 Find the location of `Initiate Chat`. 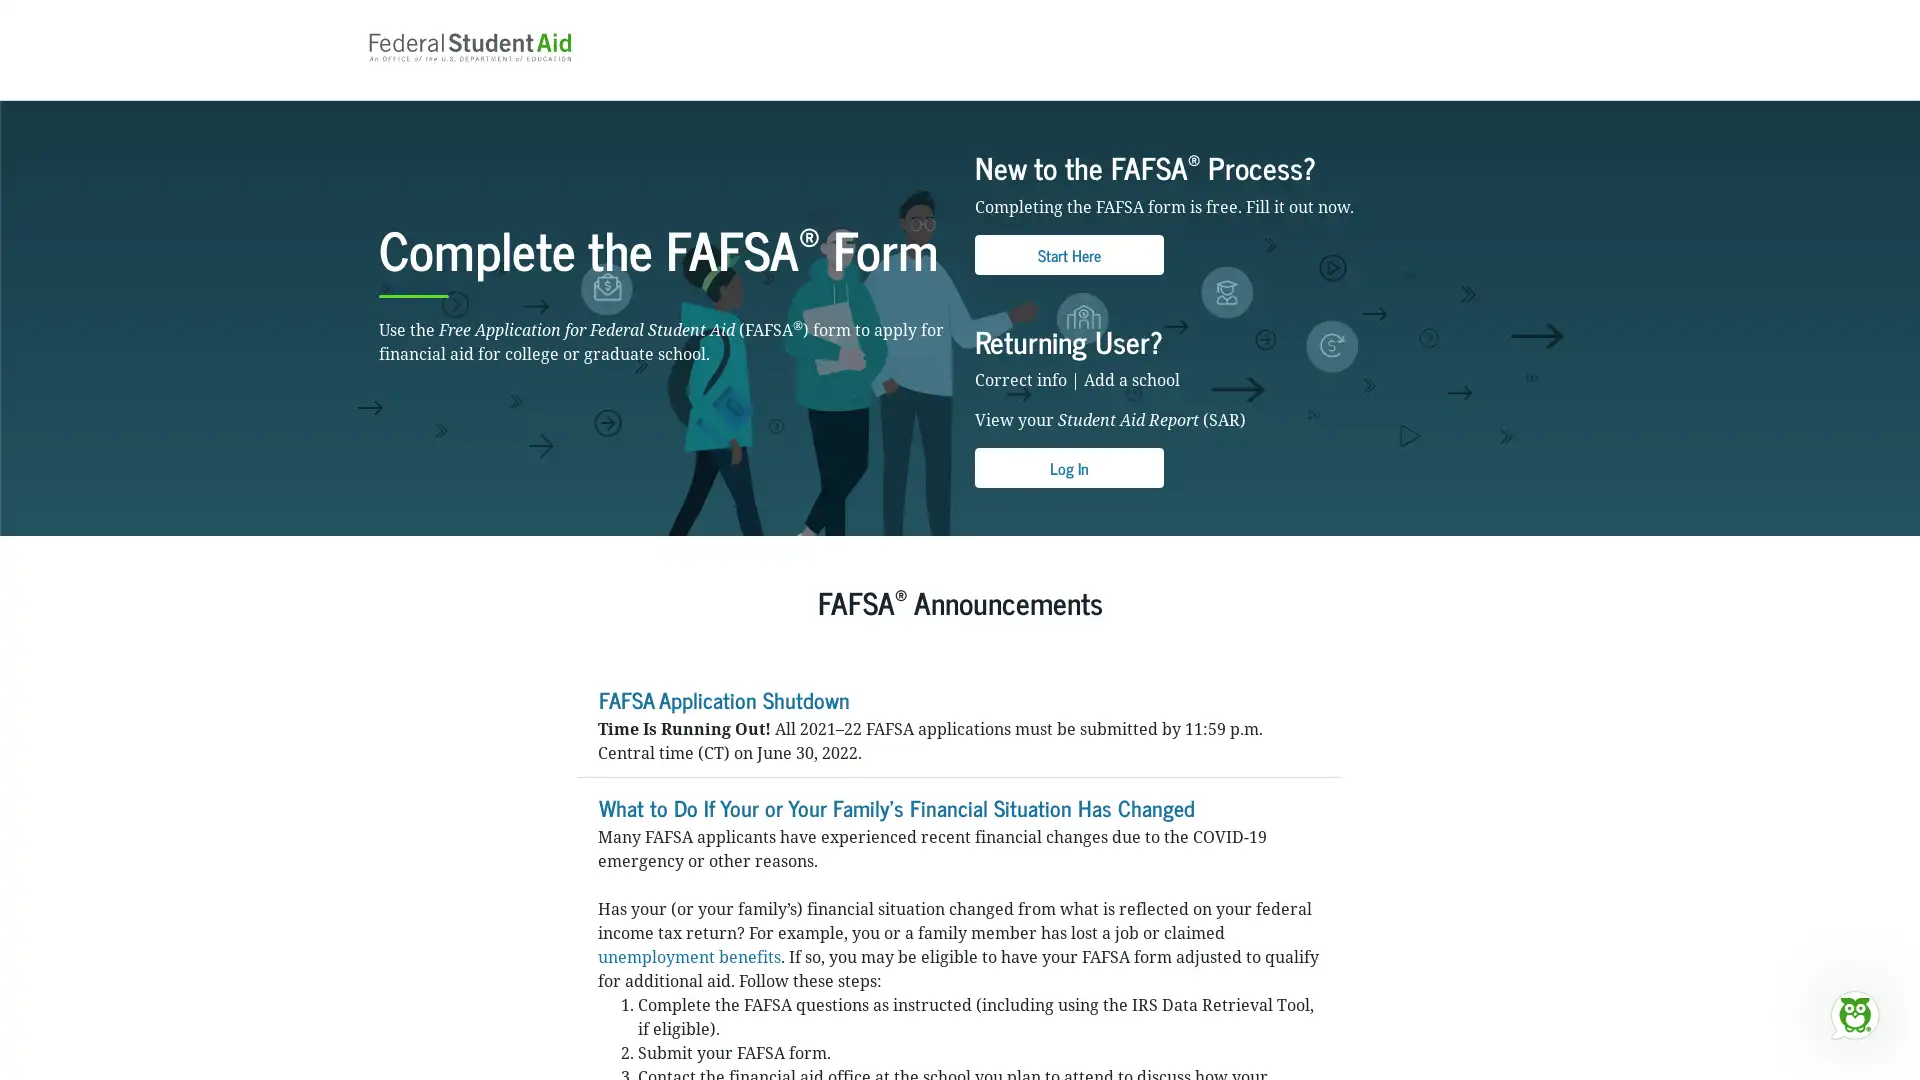

Initiate Chat is located at coordinates (1853, 1014).